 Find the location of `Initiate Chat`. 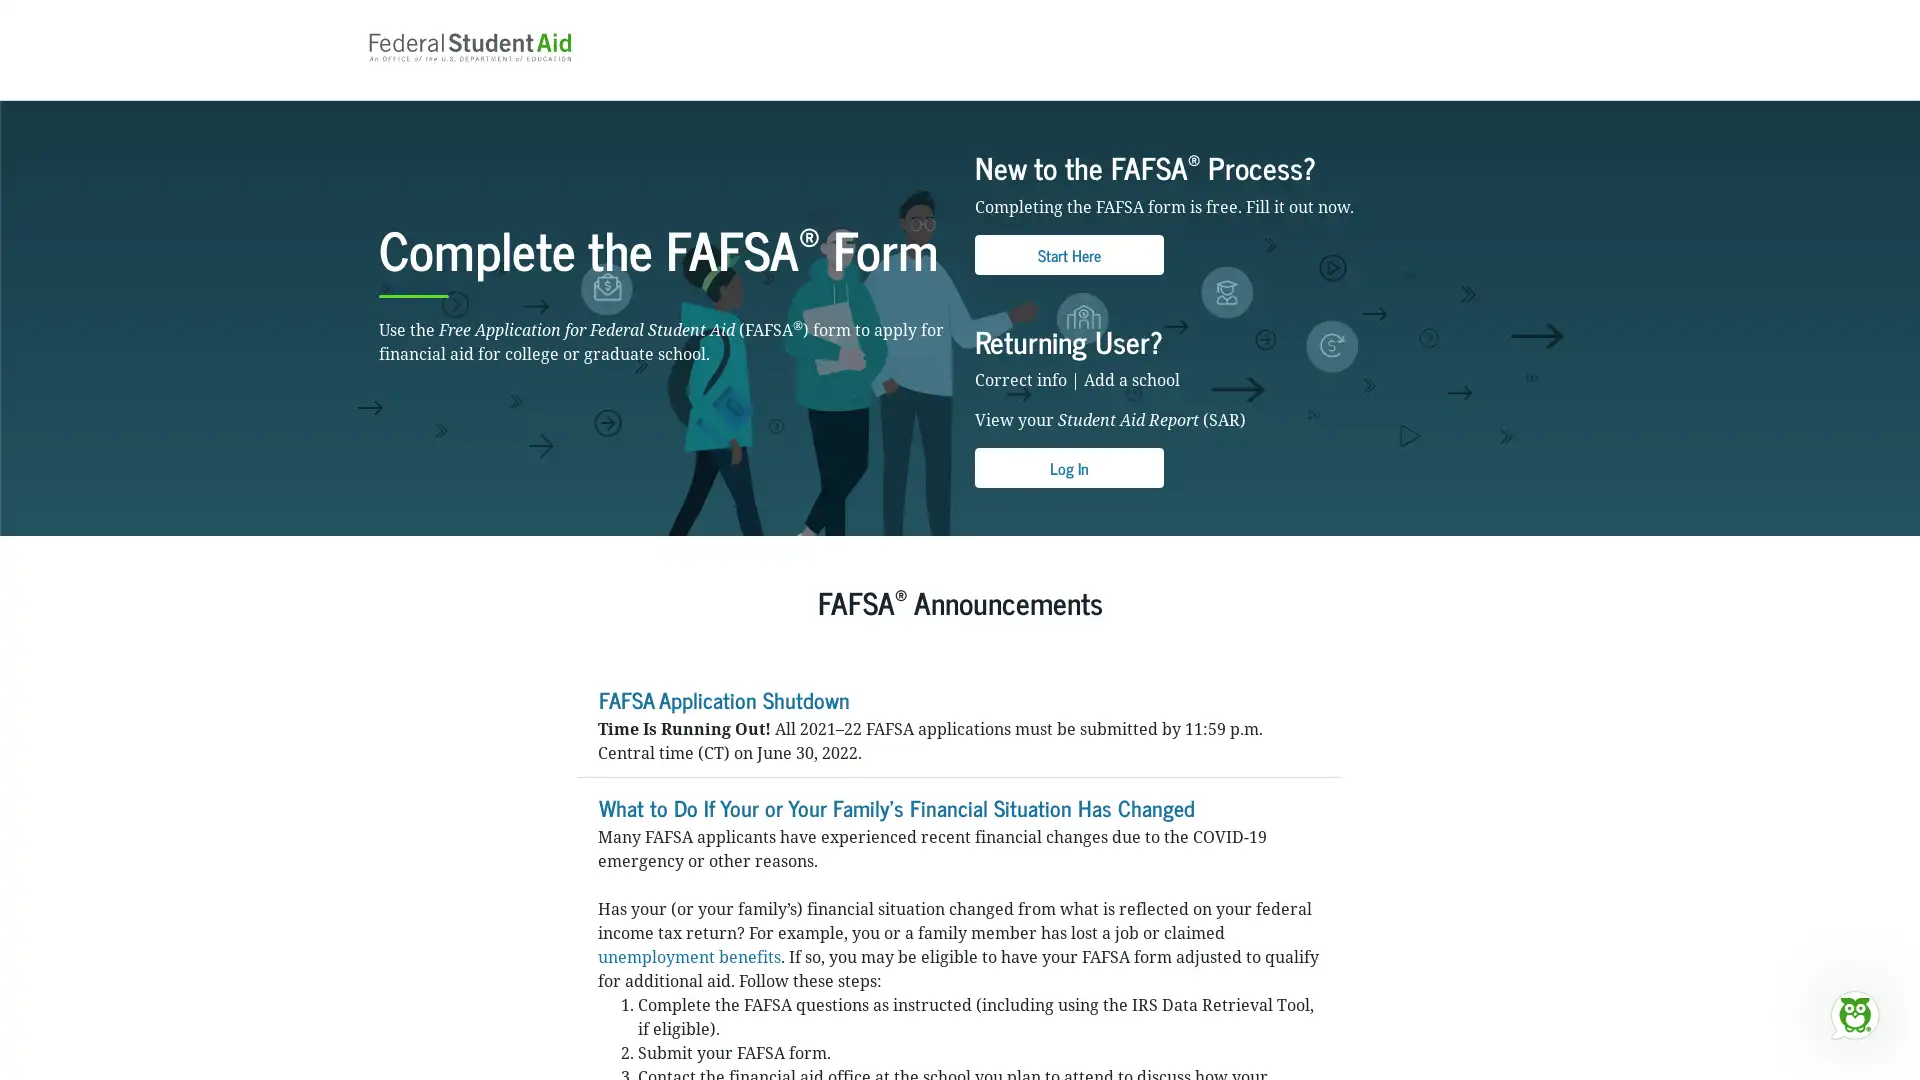

Initiate Chat is located at coordinates (1853, 1014).